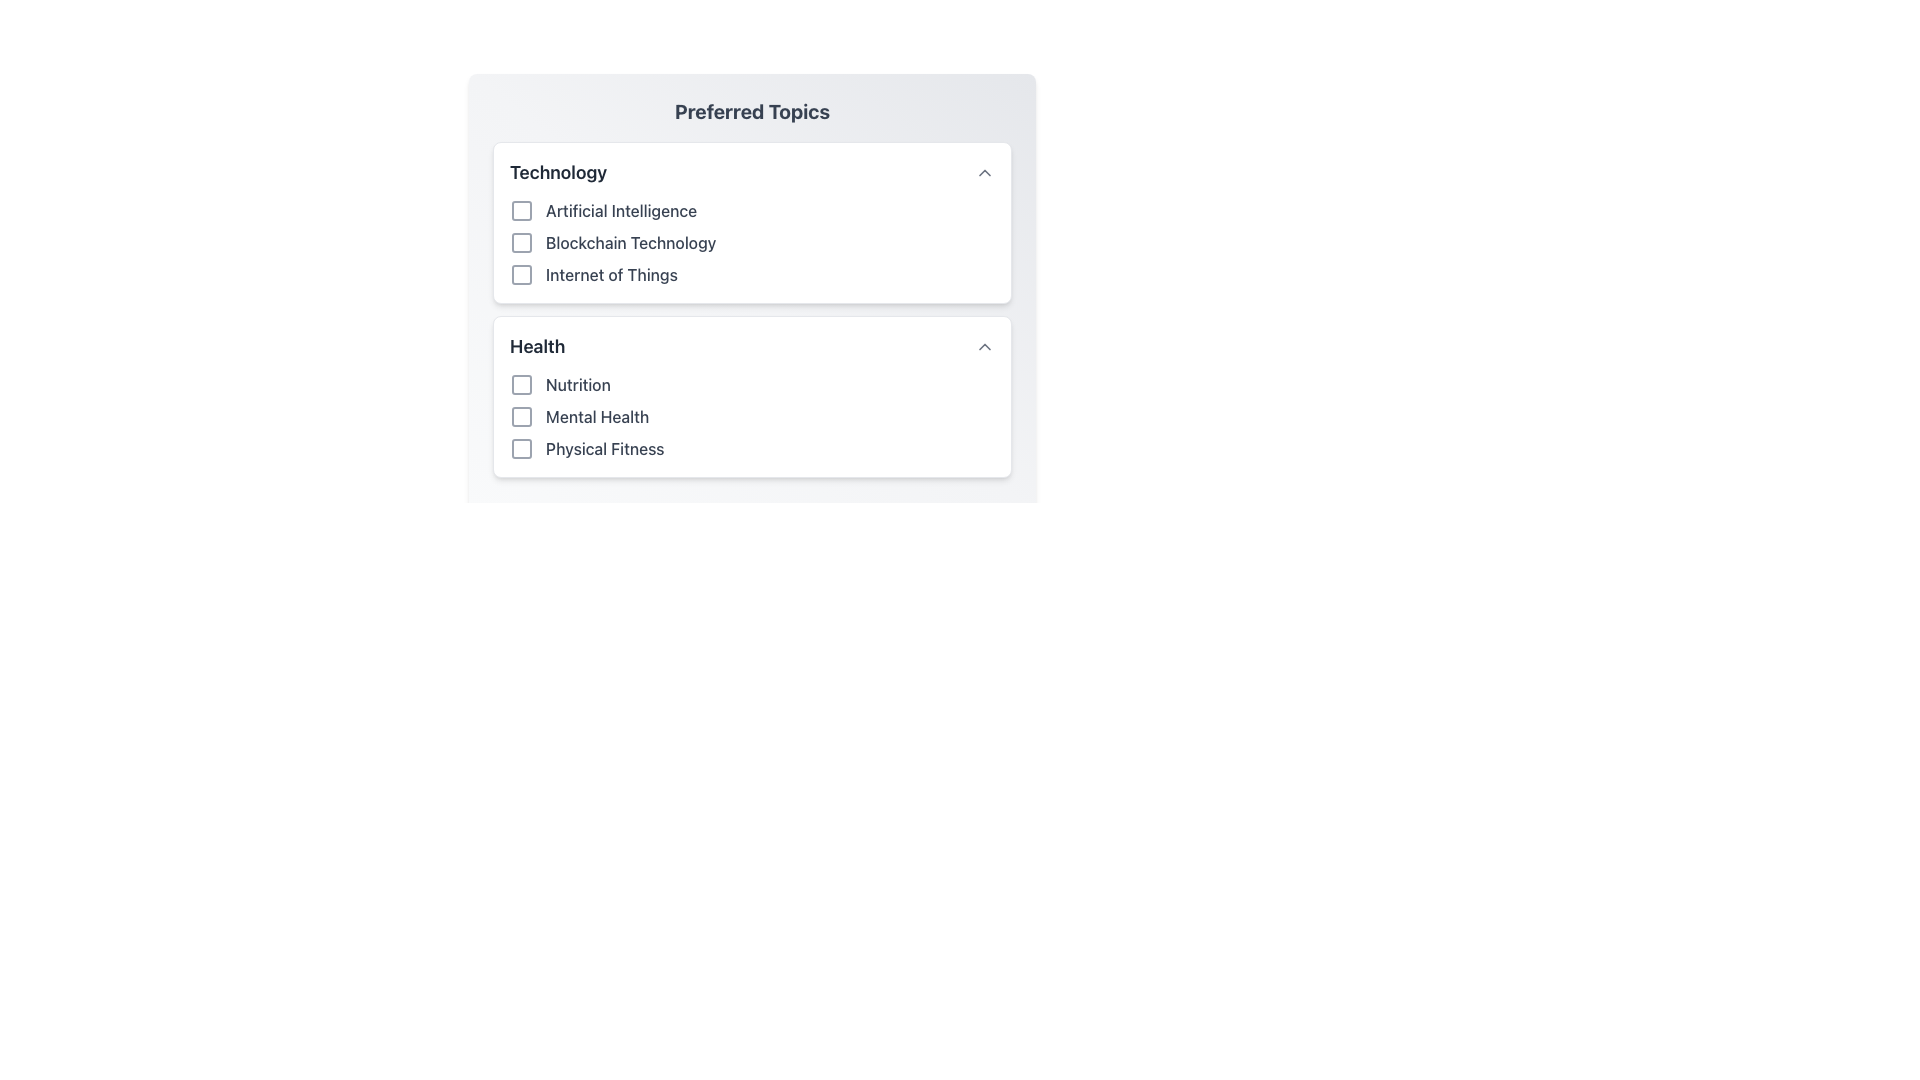 This screenshot has height=1080, width=1920. Describe the element at coordinates (522, 447) in the screenshot. I see `the checkbox located to the left of the 'Physical Fitness' text` at that location.